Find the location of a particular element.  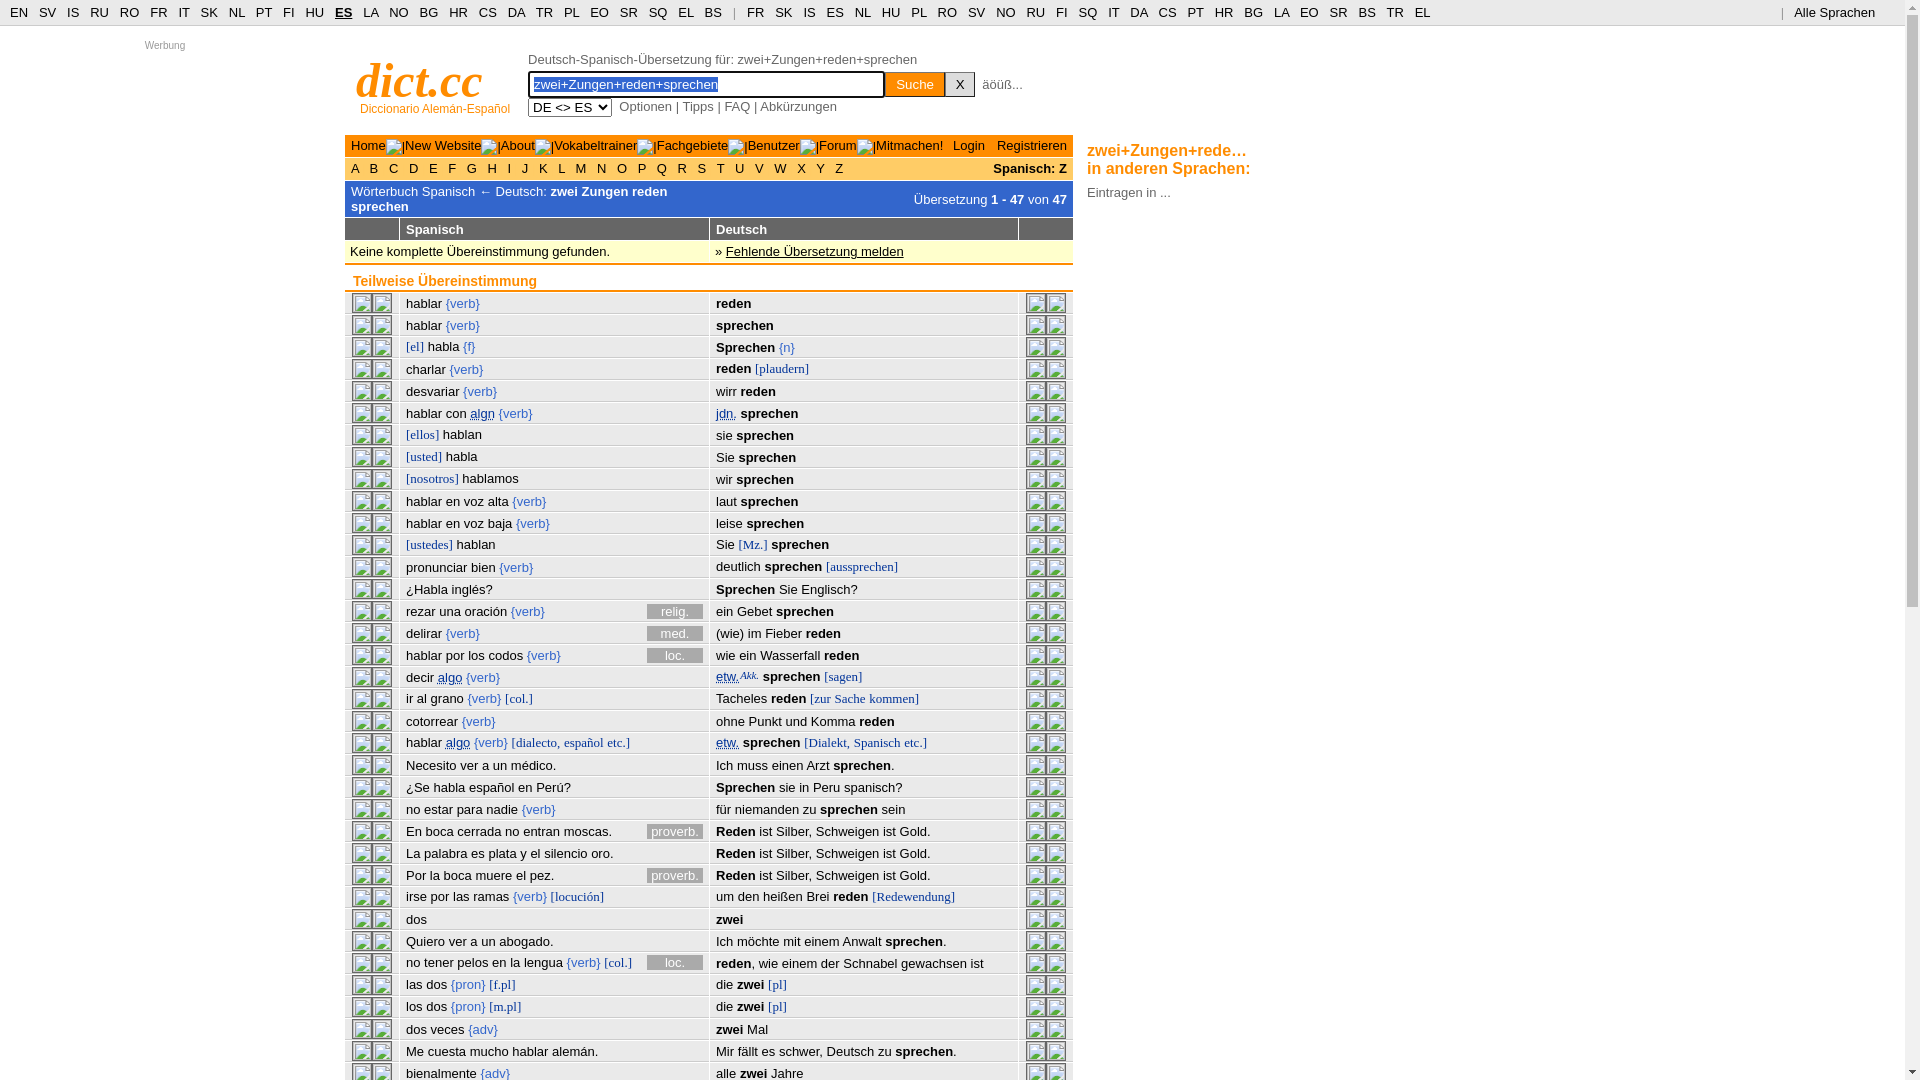

'sprechen' is located at coordinates (762, 566).